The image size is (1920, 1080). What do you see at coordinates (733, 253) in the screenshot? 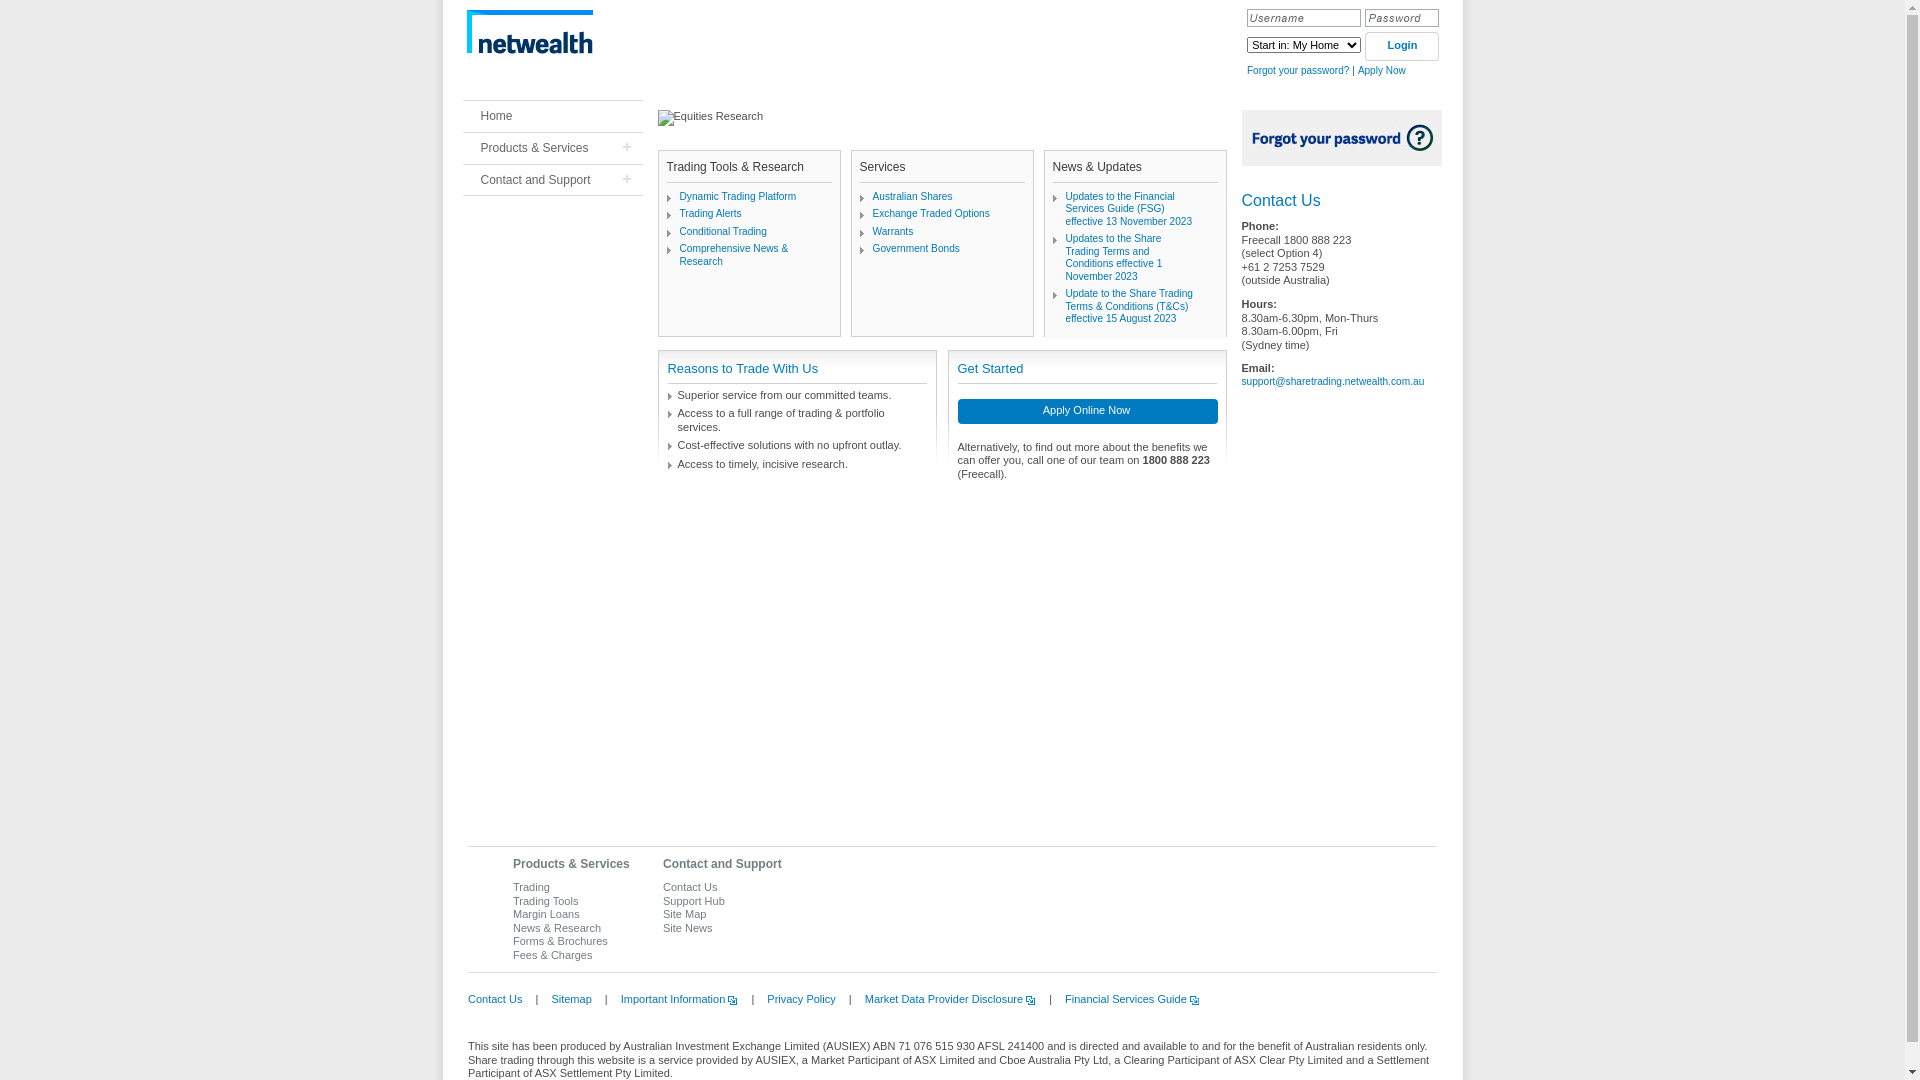
I see `'Comprehensive News & Research'` at bounding box center [733, 253].